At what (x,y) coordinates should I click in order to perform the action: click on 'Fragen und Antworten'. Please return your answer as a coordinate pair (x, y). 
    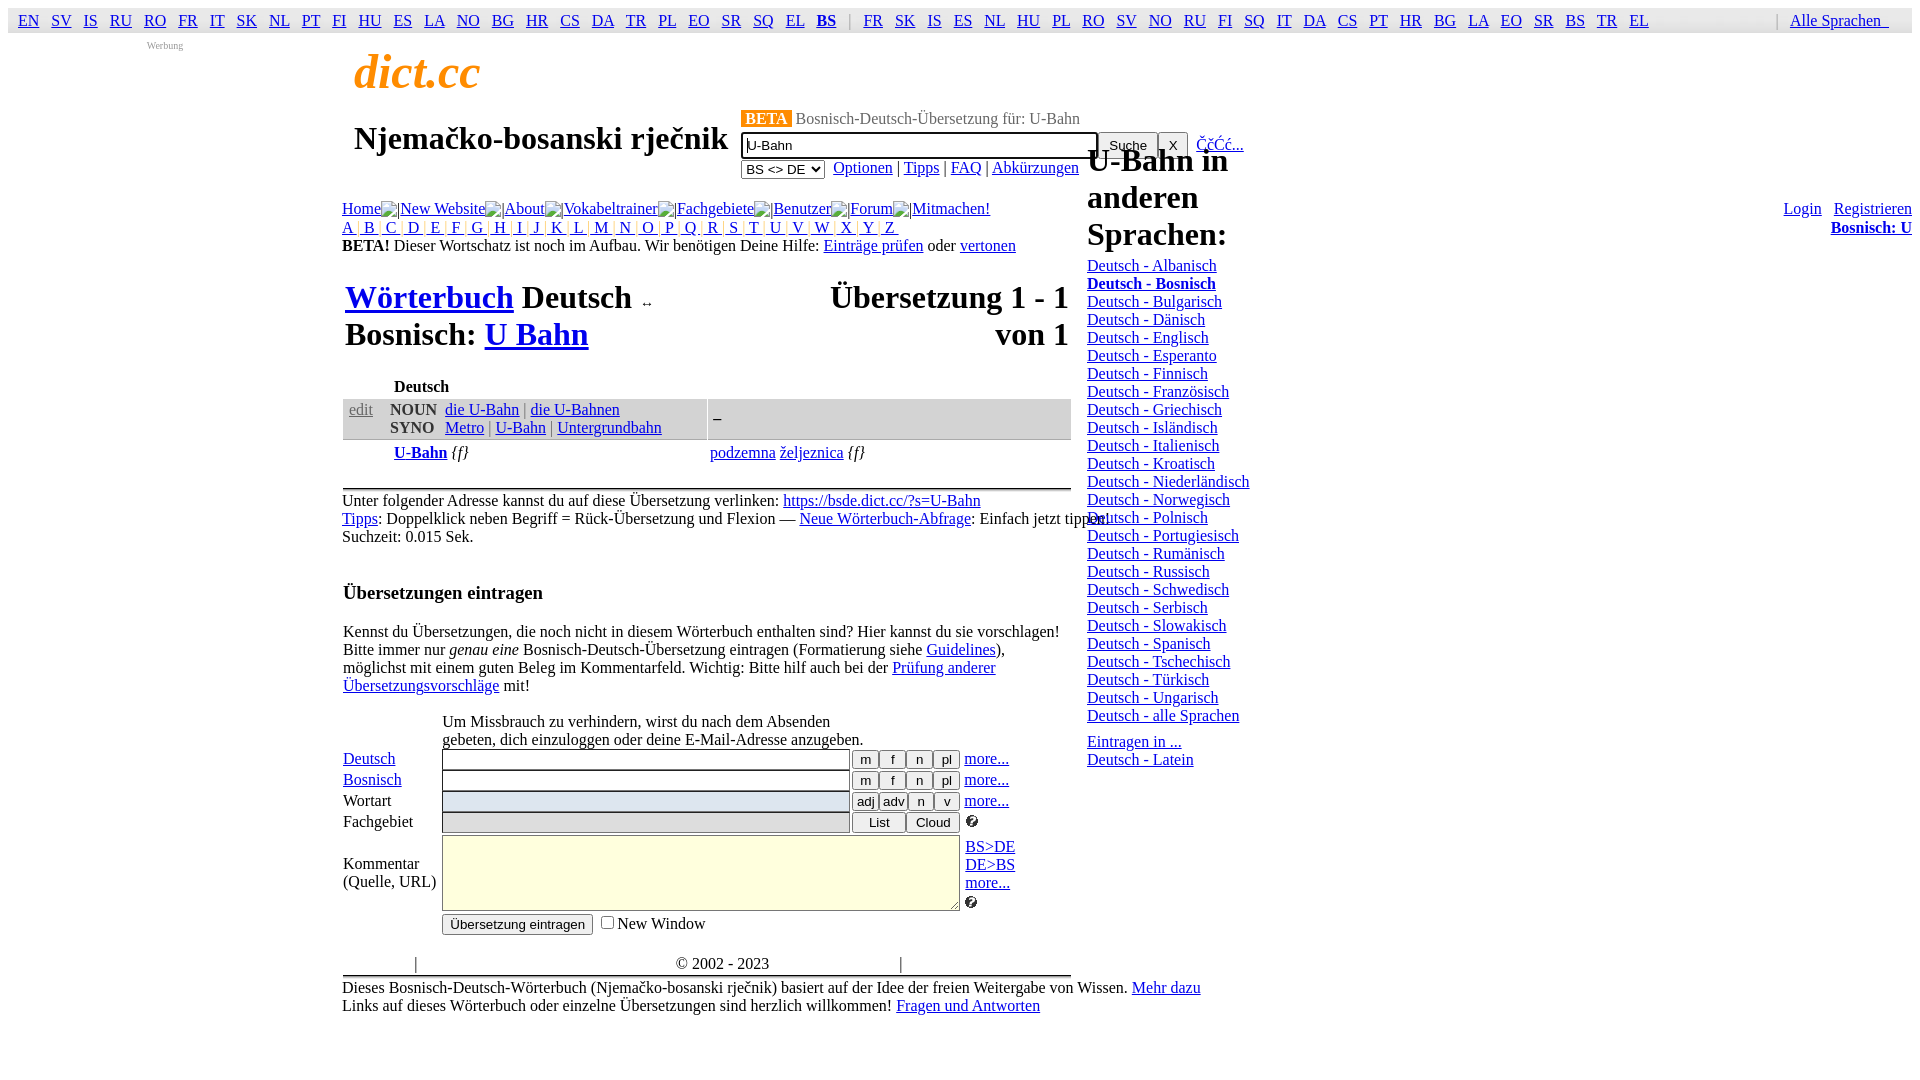
    Looking at the image, I should click on (968, 1005).